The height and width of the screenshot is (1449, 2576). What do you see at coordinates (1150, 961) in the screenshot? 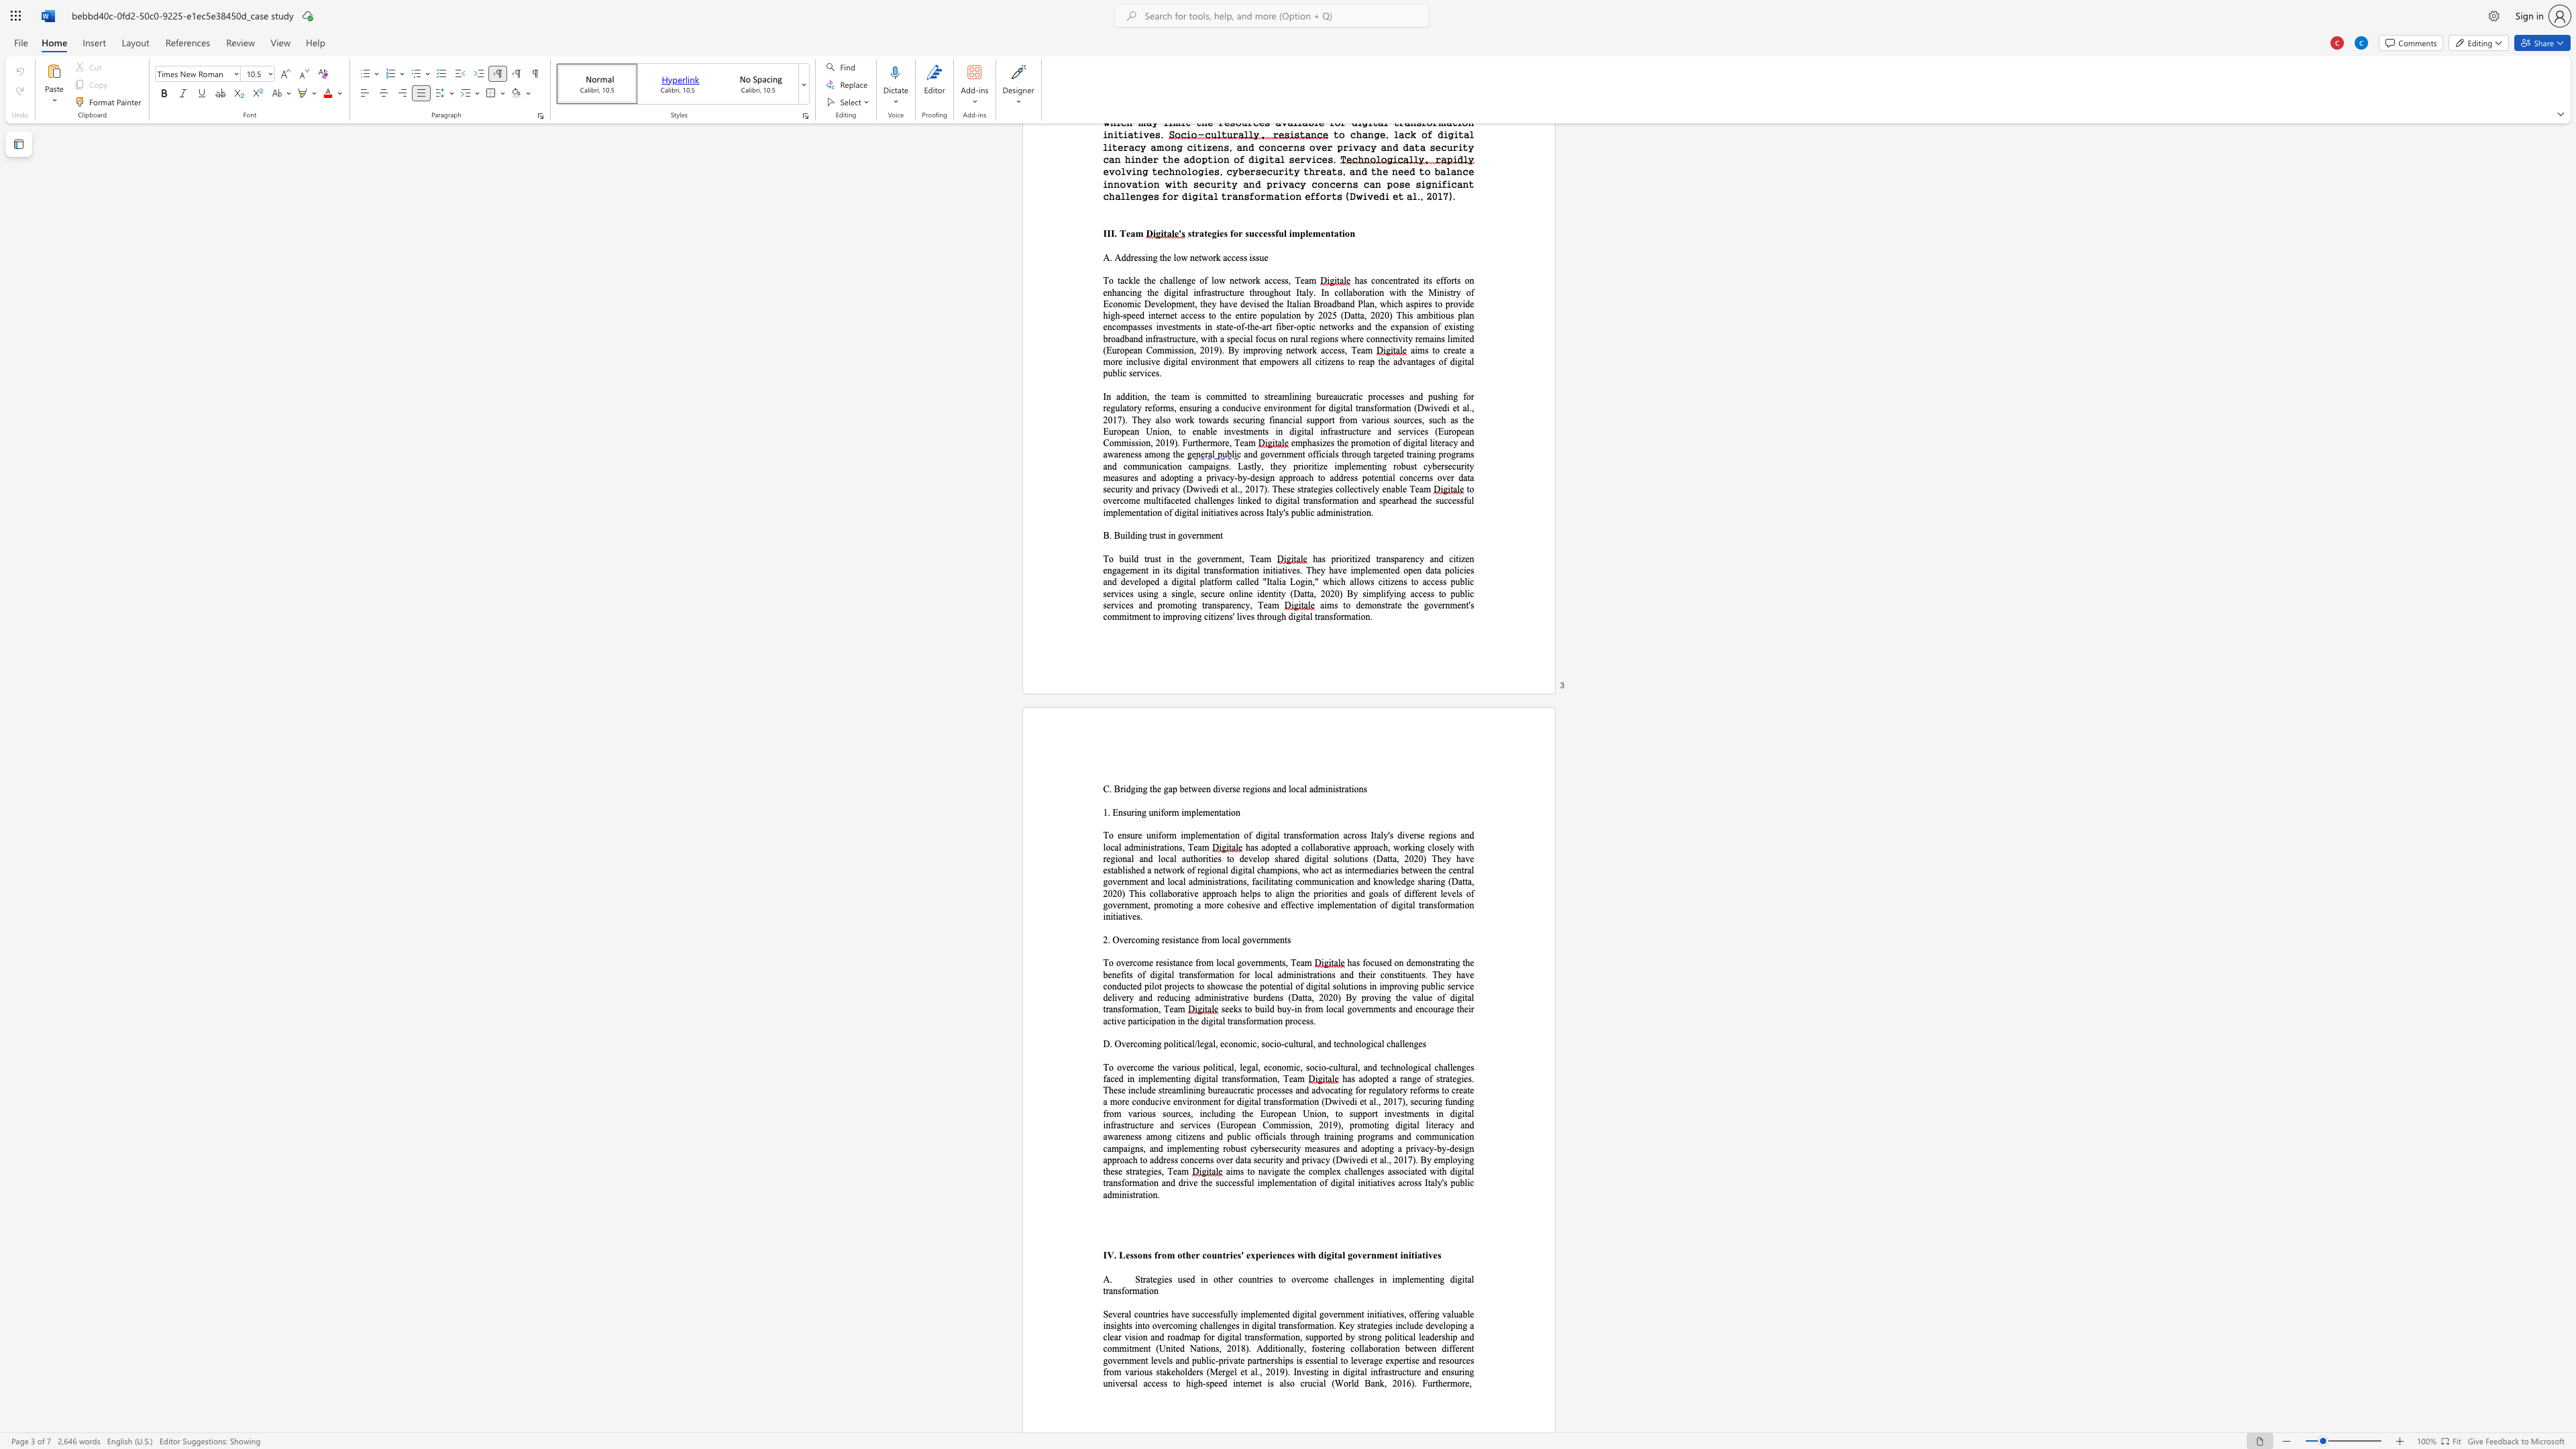
I see `the 2th character "e" in the text` at bounding box center [1150, 961].